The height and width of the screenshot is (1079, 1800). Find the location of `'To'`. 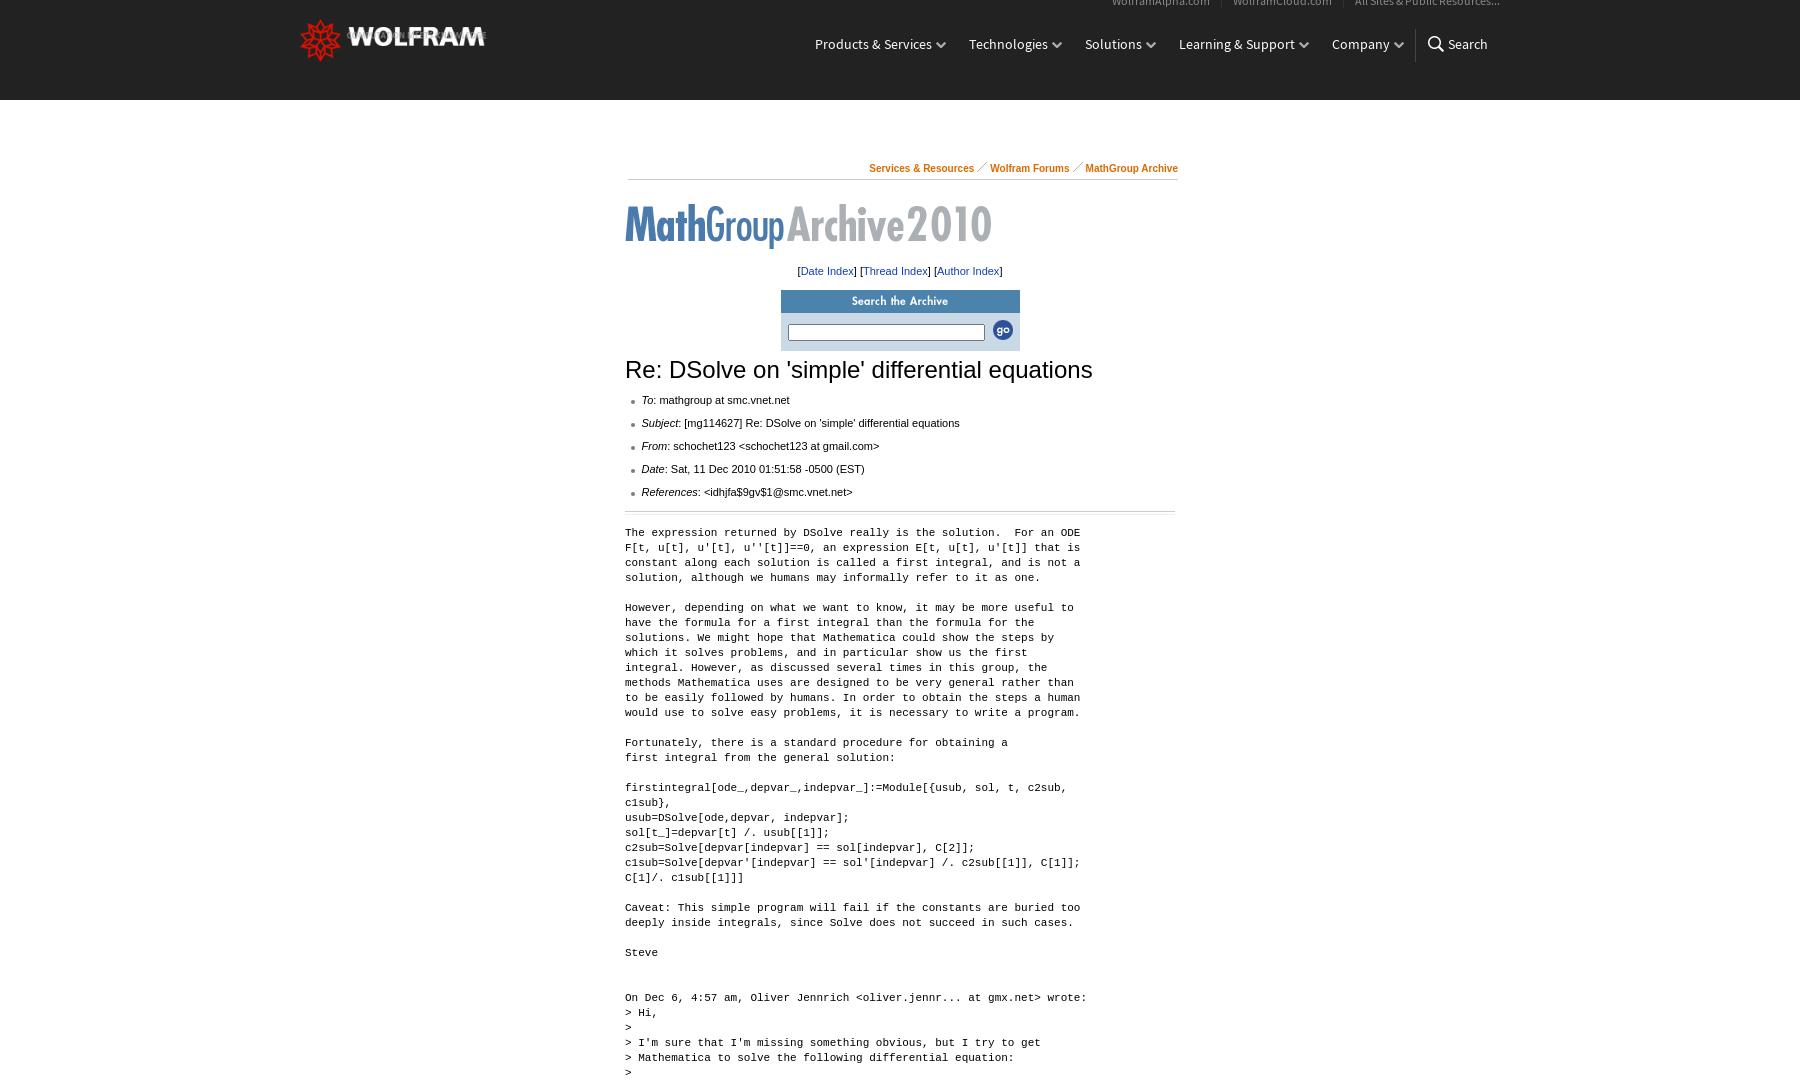

'To' is located at coordinates (646, 398).